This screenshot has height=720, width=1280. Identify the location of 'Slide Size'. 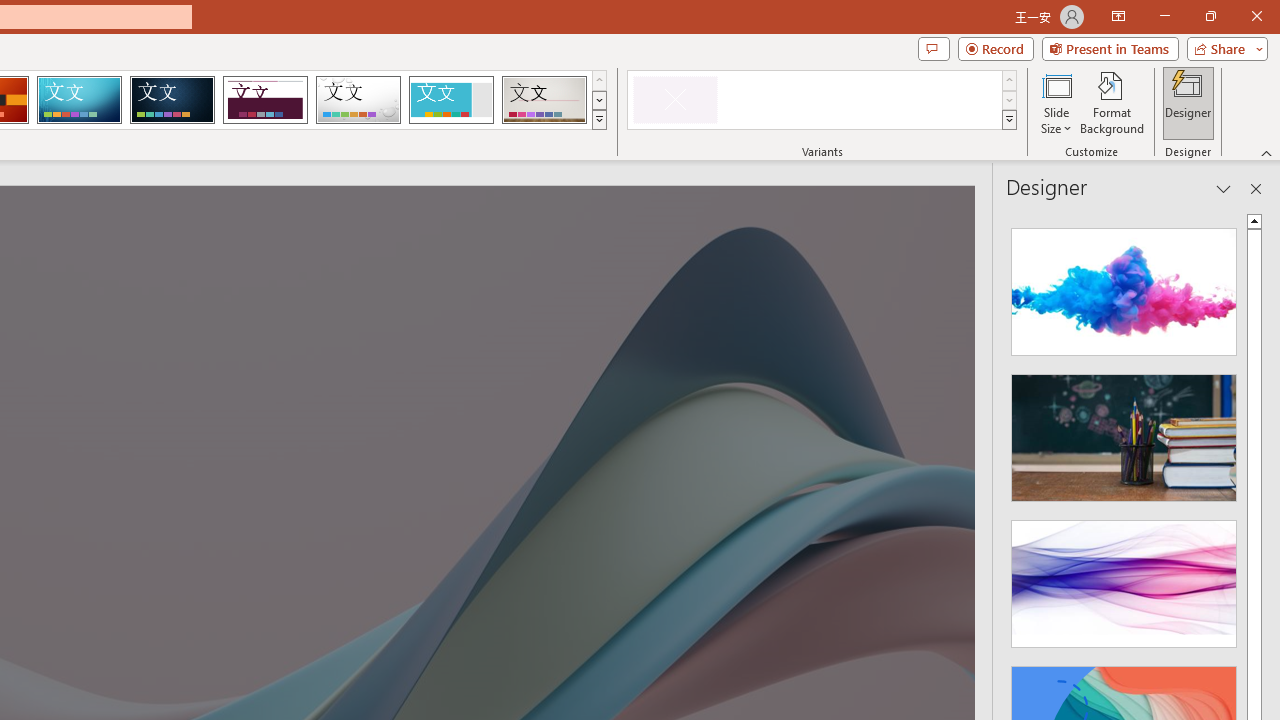
(1055, 103).